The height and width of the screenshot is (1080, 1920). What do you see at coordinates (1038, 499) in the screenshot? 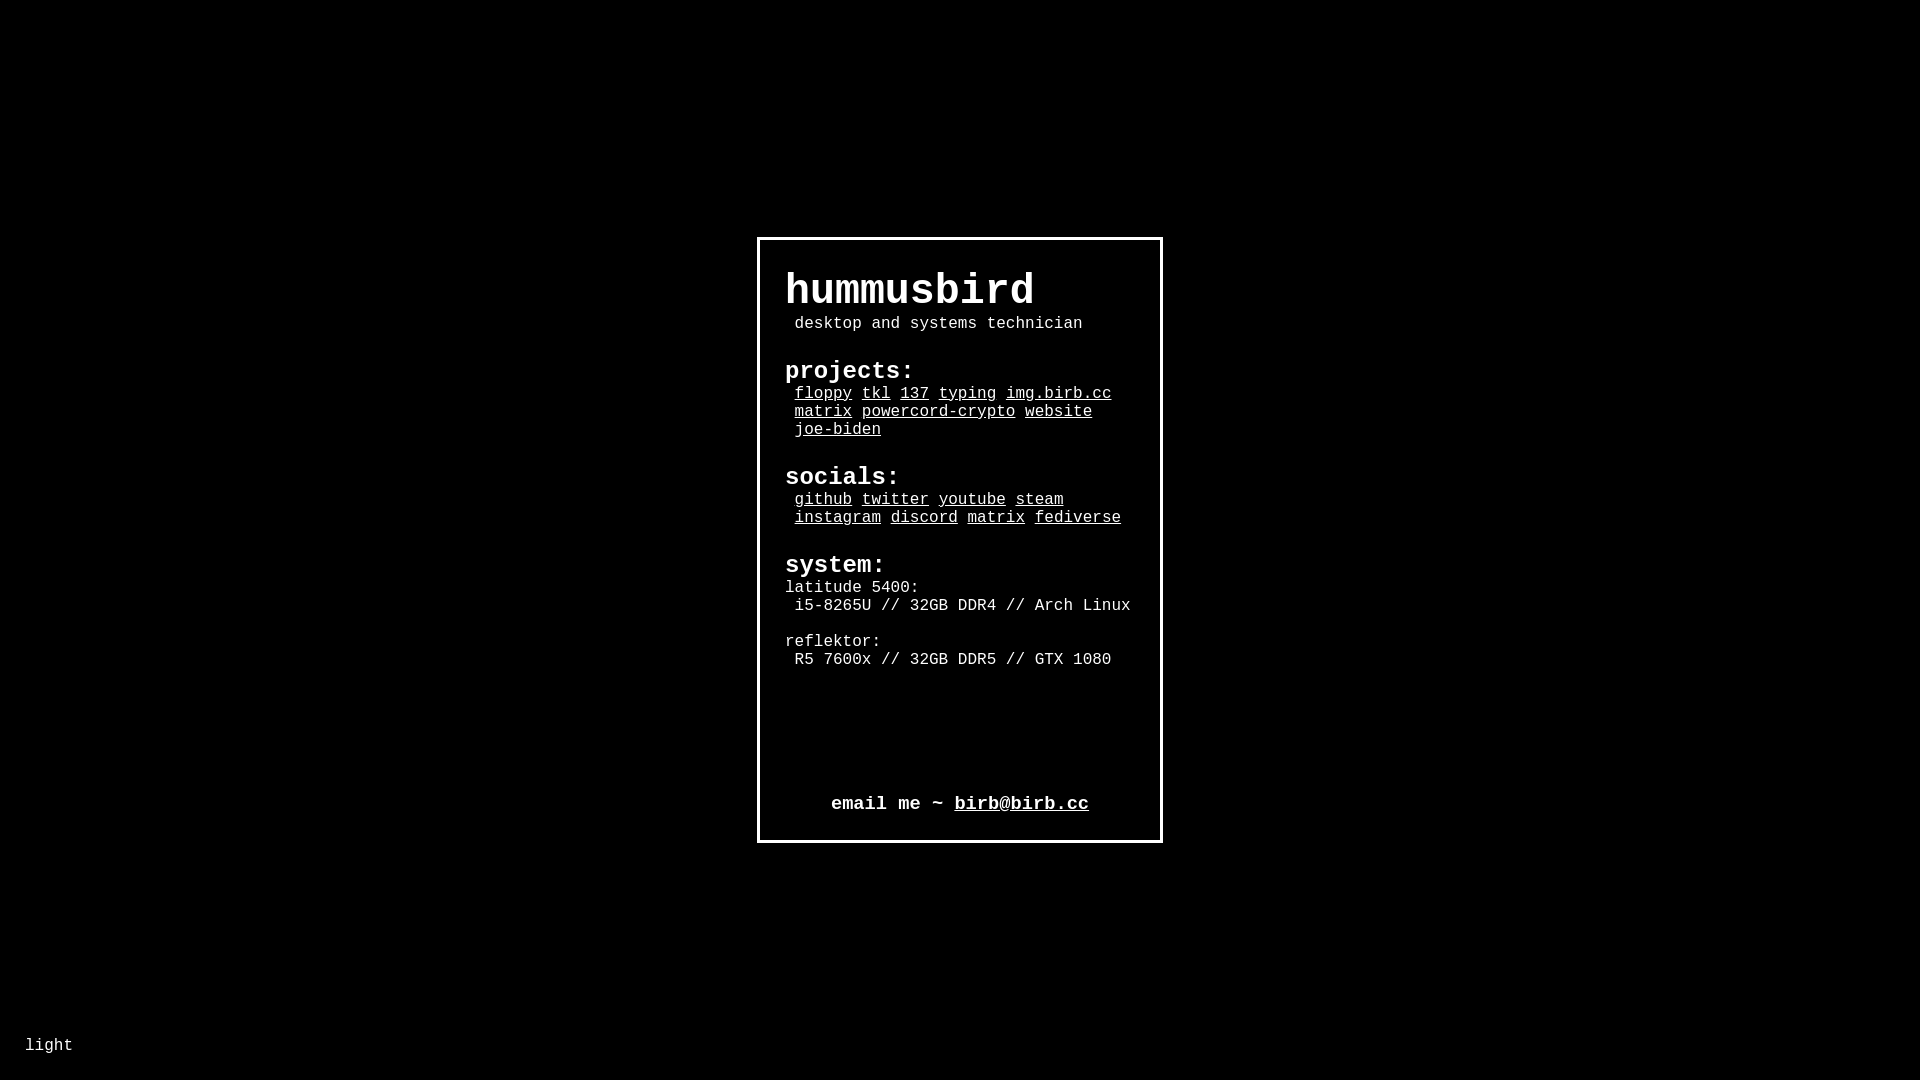
I see `'steam'` at bounding box center [1038, 499].